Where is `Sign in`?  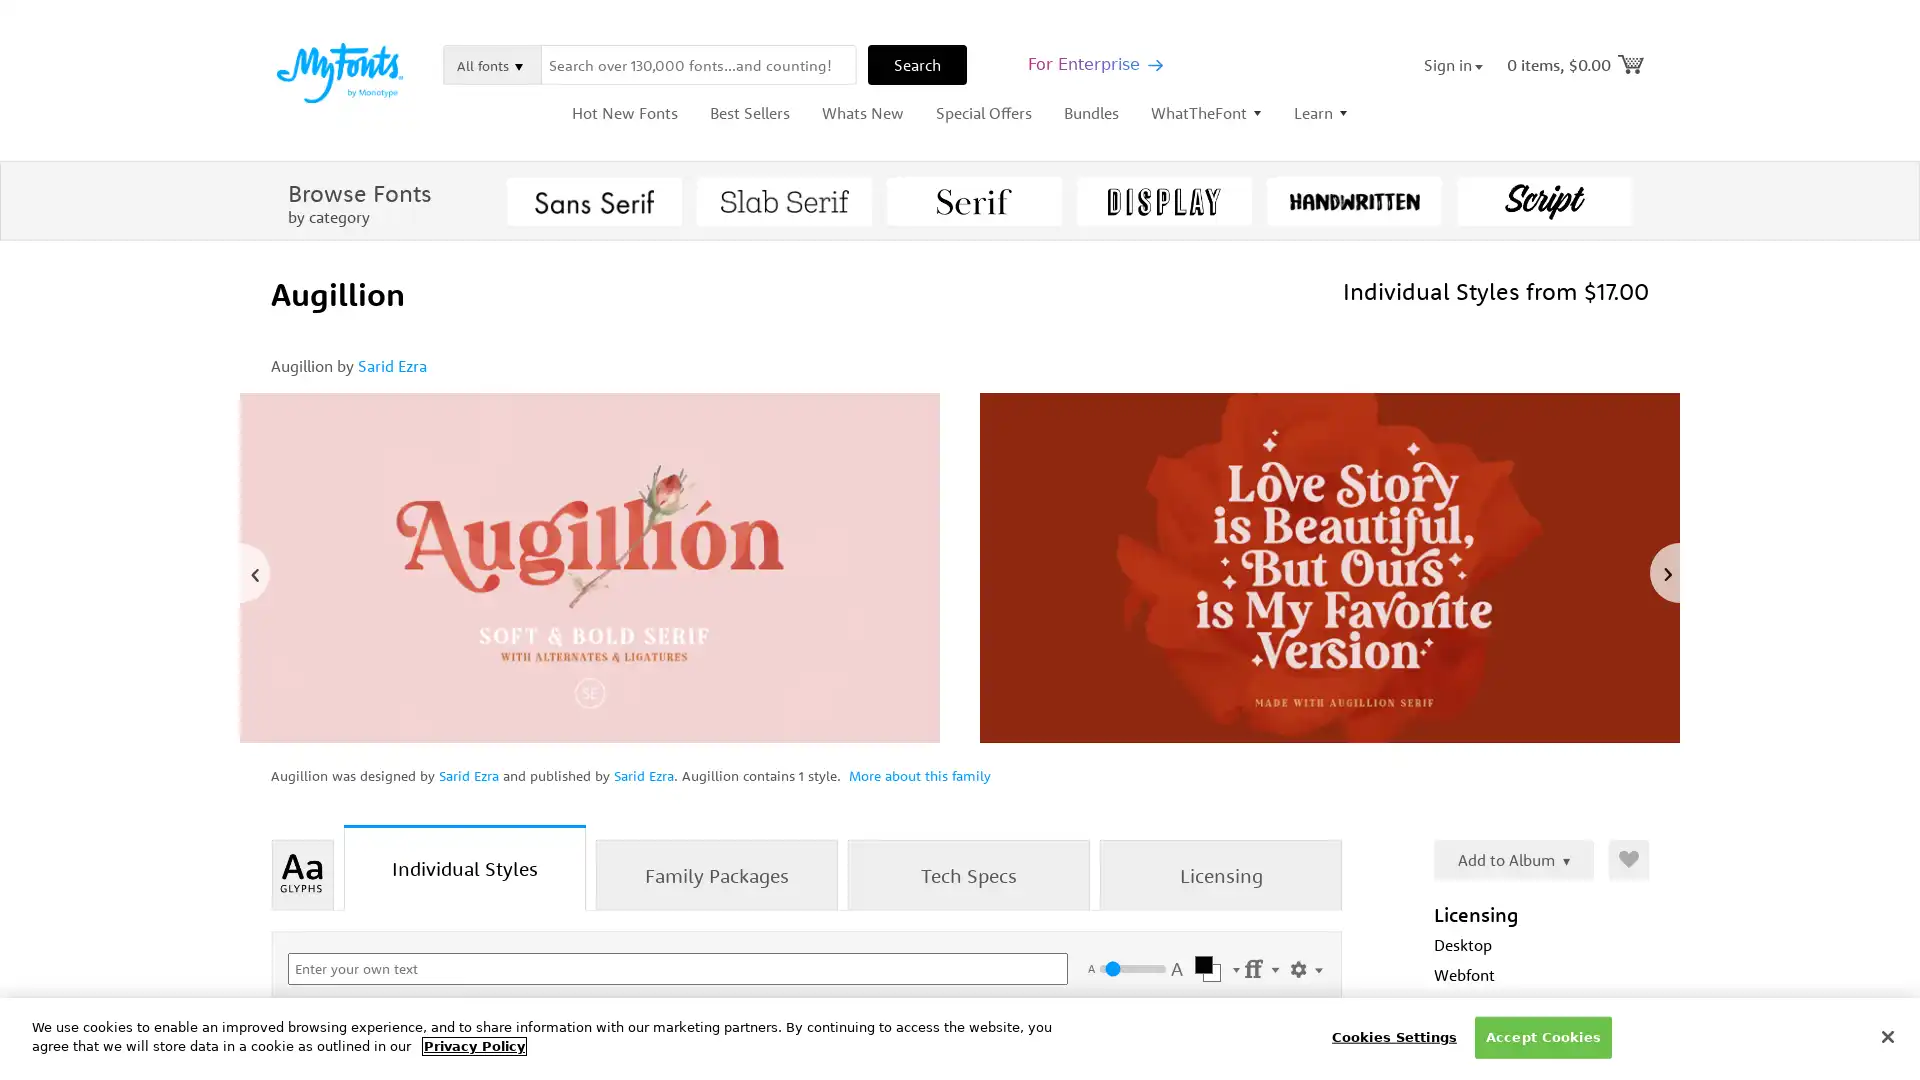
Sign in is located at coordinates (1453, 64).